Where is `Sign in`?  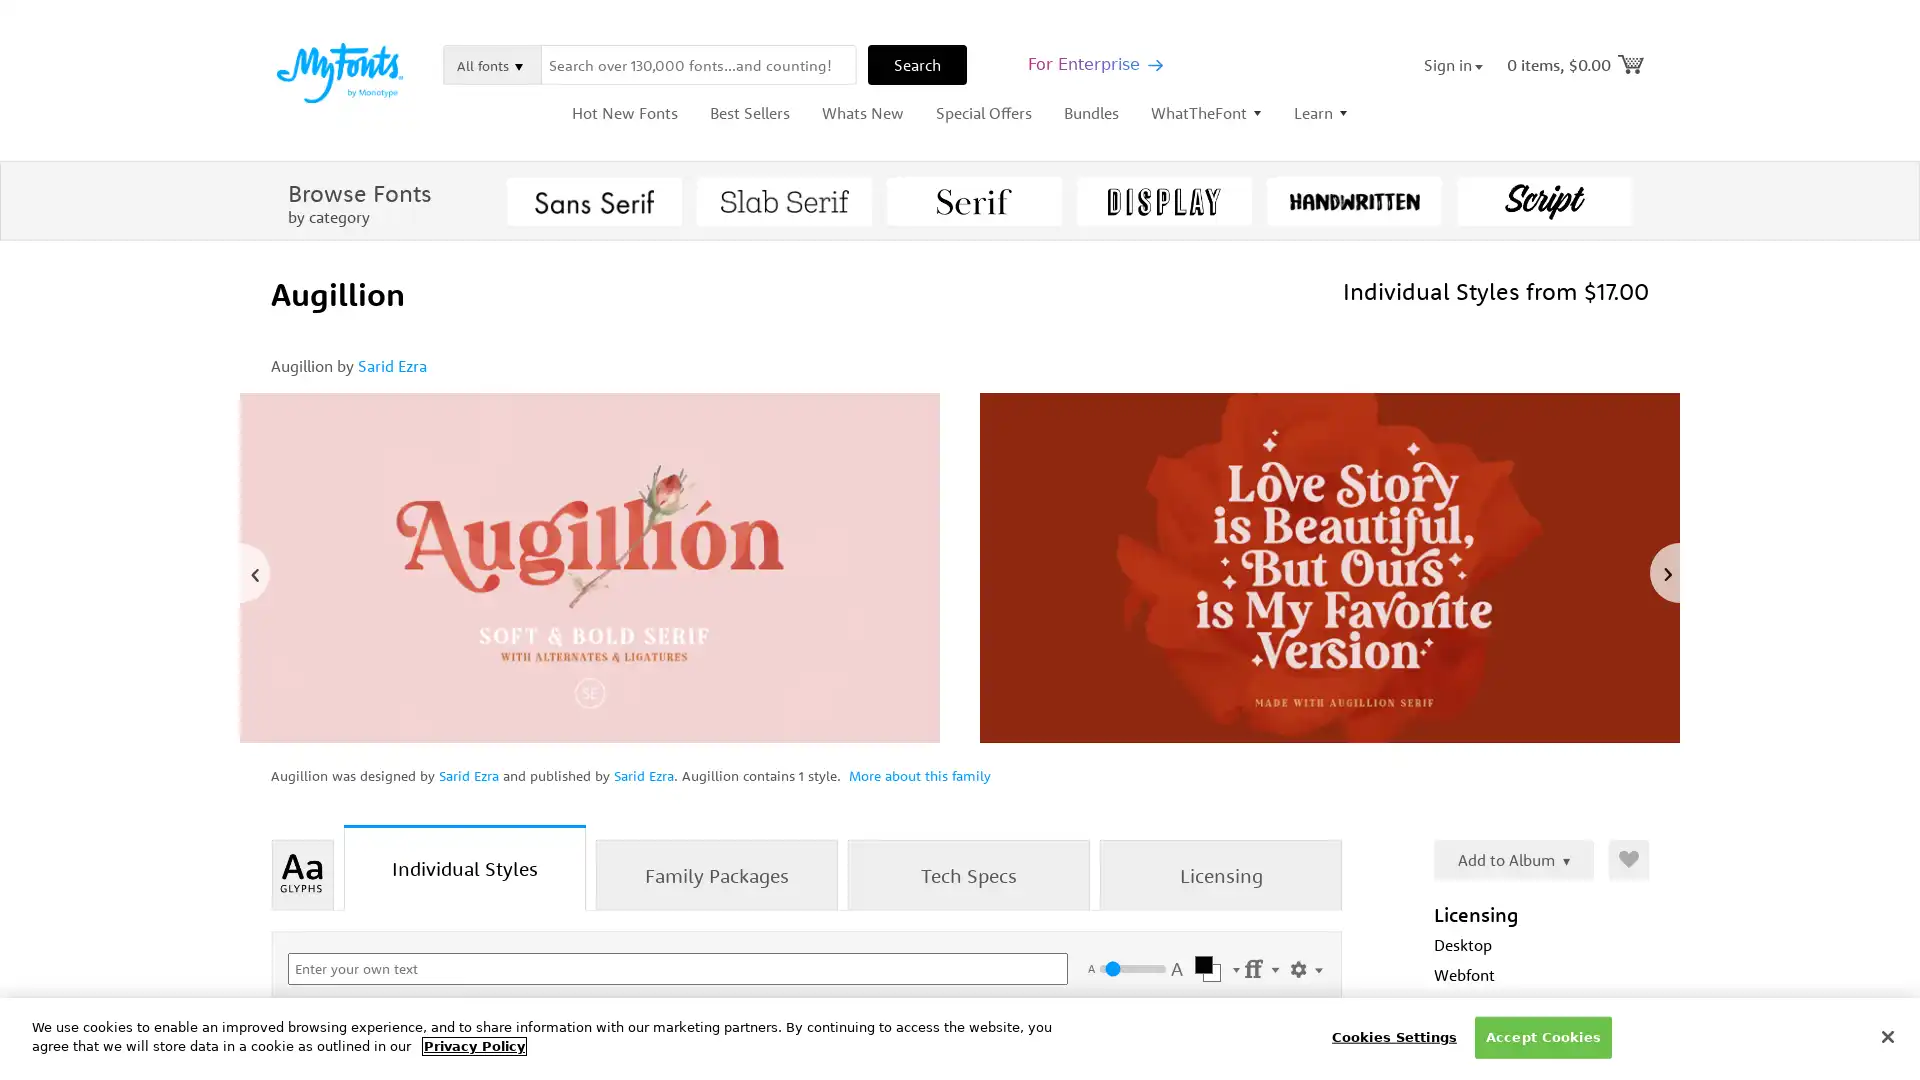
Sign in is located at coordinates (1453, 64).